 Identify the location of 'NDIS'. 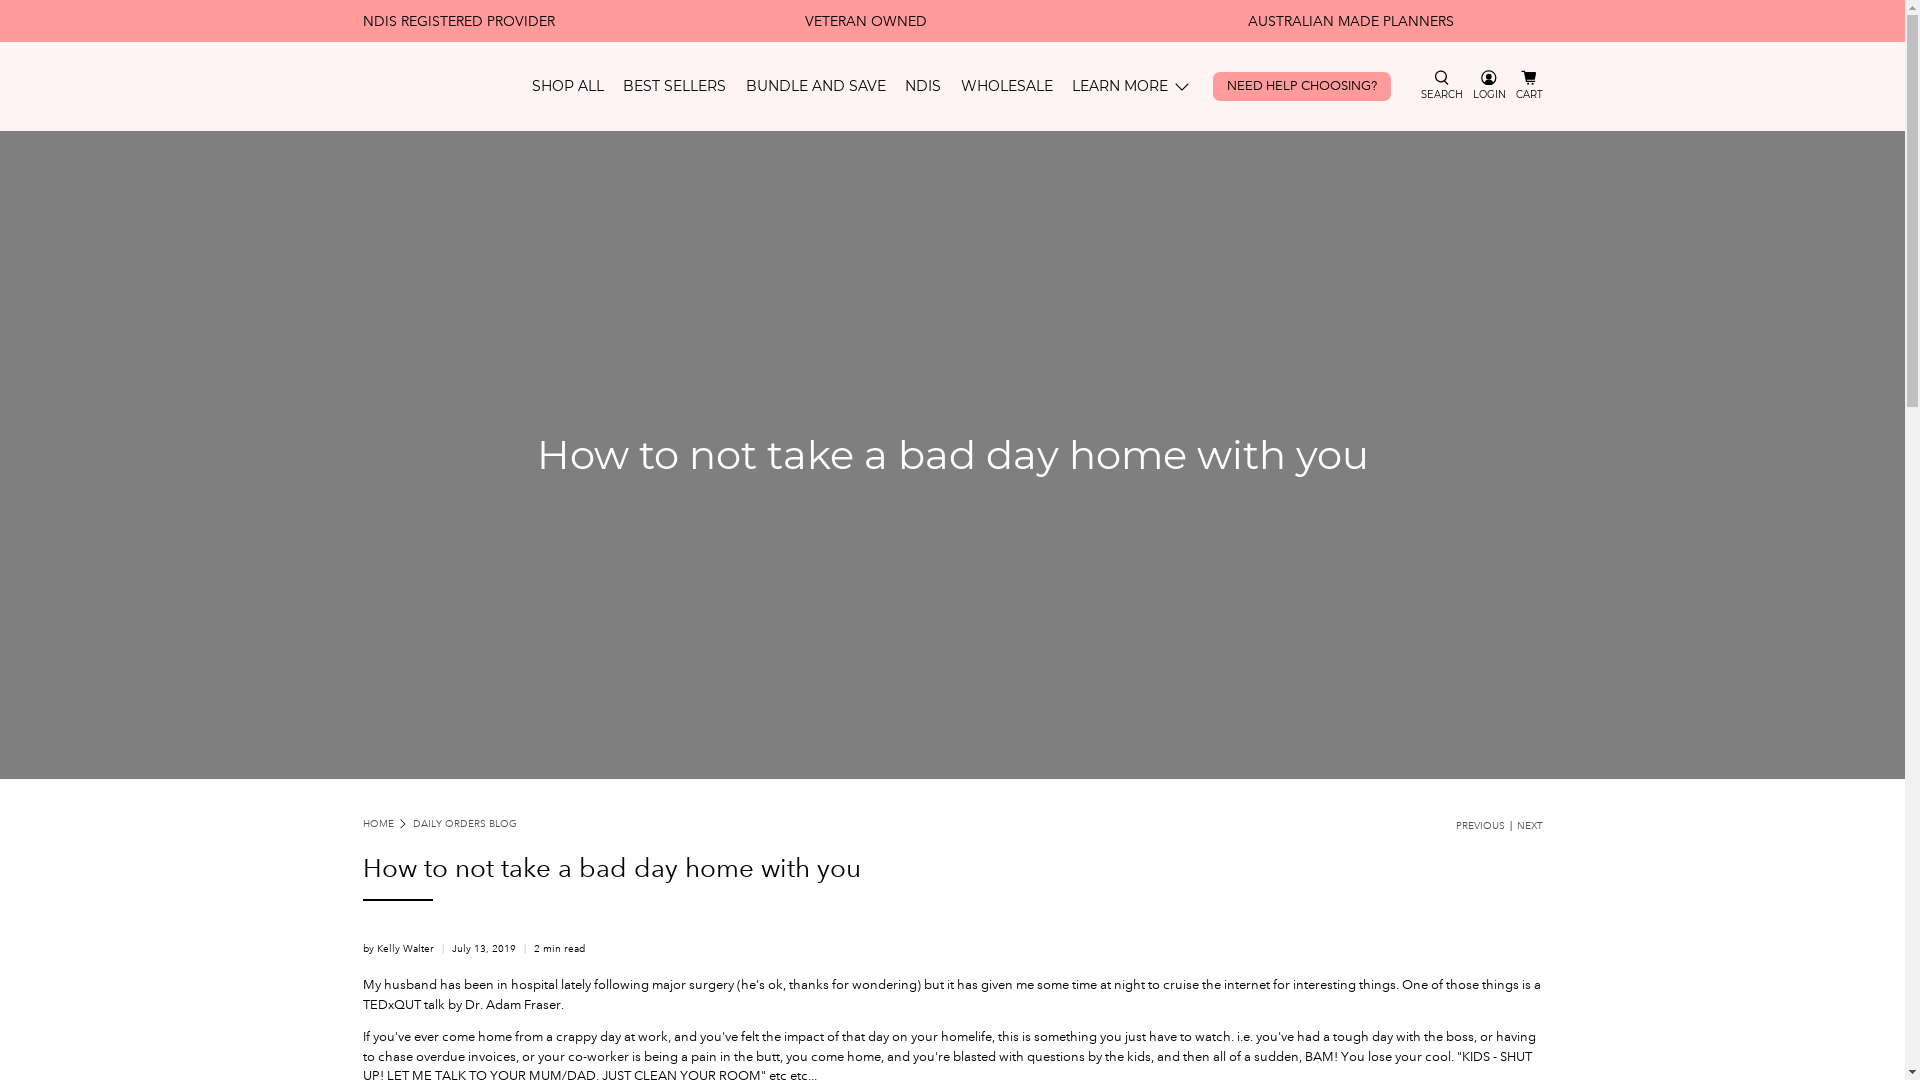
(921, 85).